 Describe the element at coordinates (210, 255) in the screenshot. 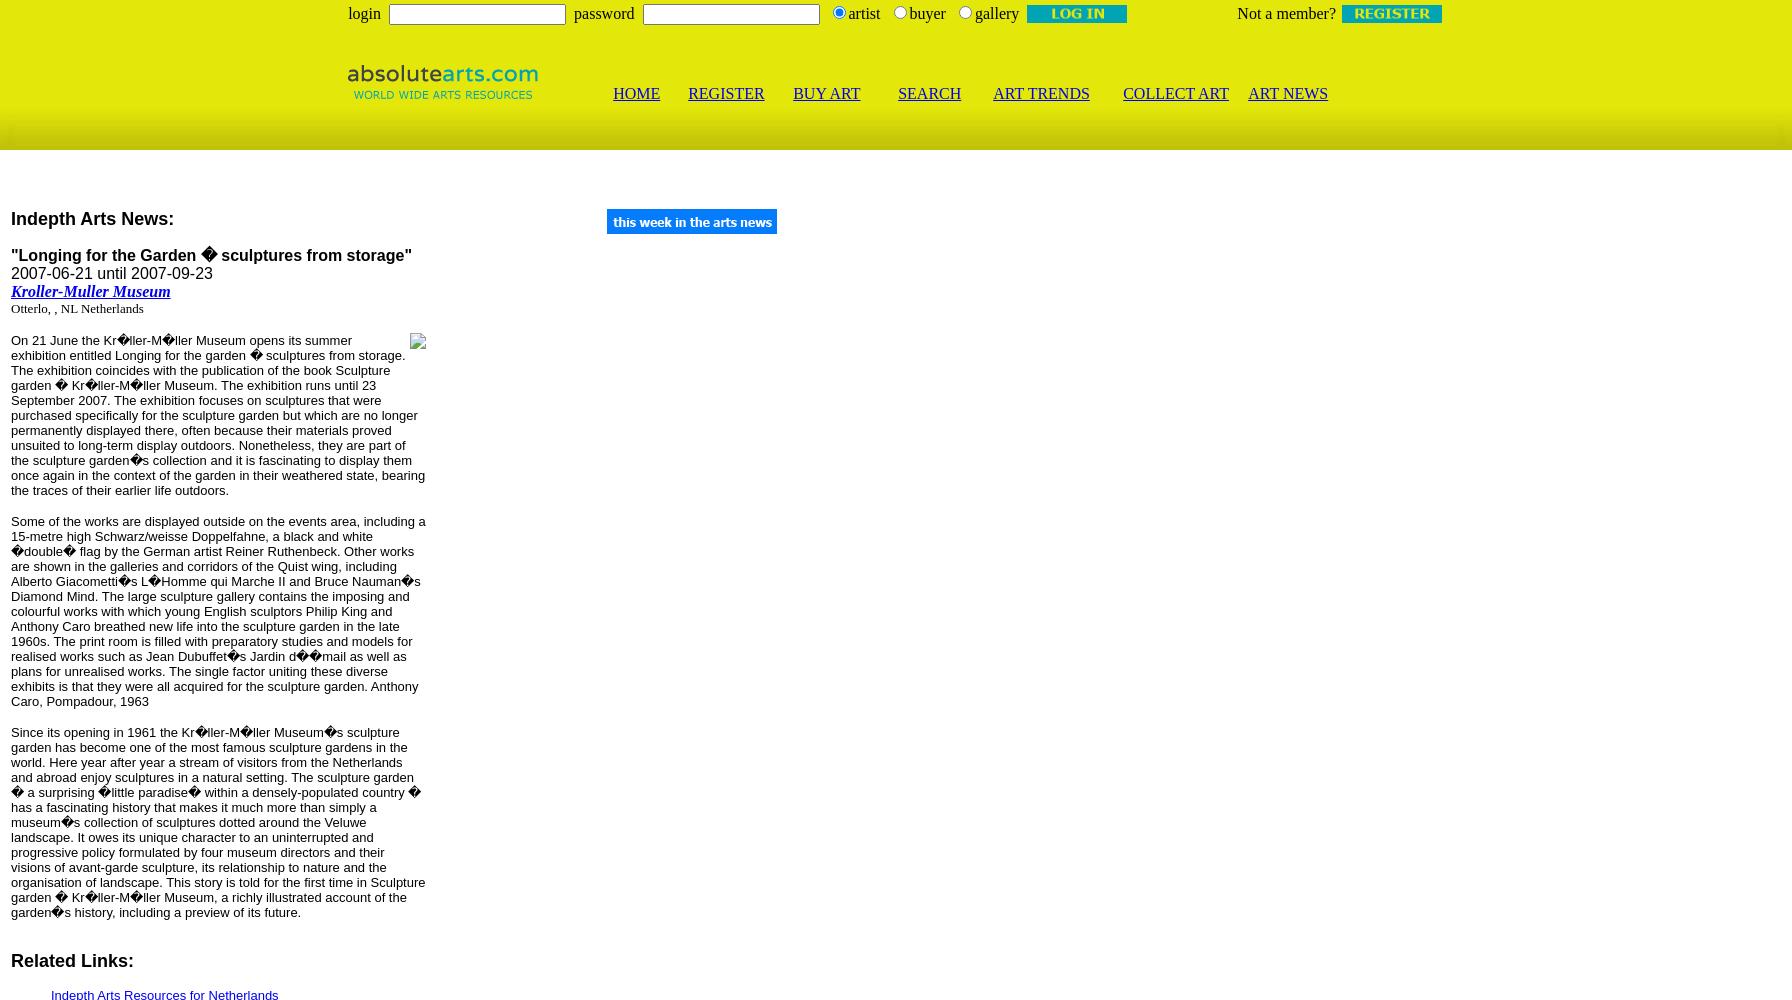

I see `'"Longing for the Garden � sculptures from storage"'` at that location.